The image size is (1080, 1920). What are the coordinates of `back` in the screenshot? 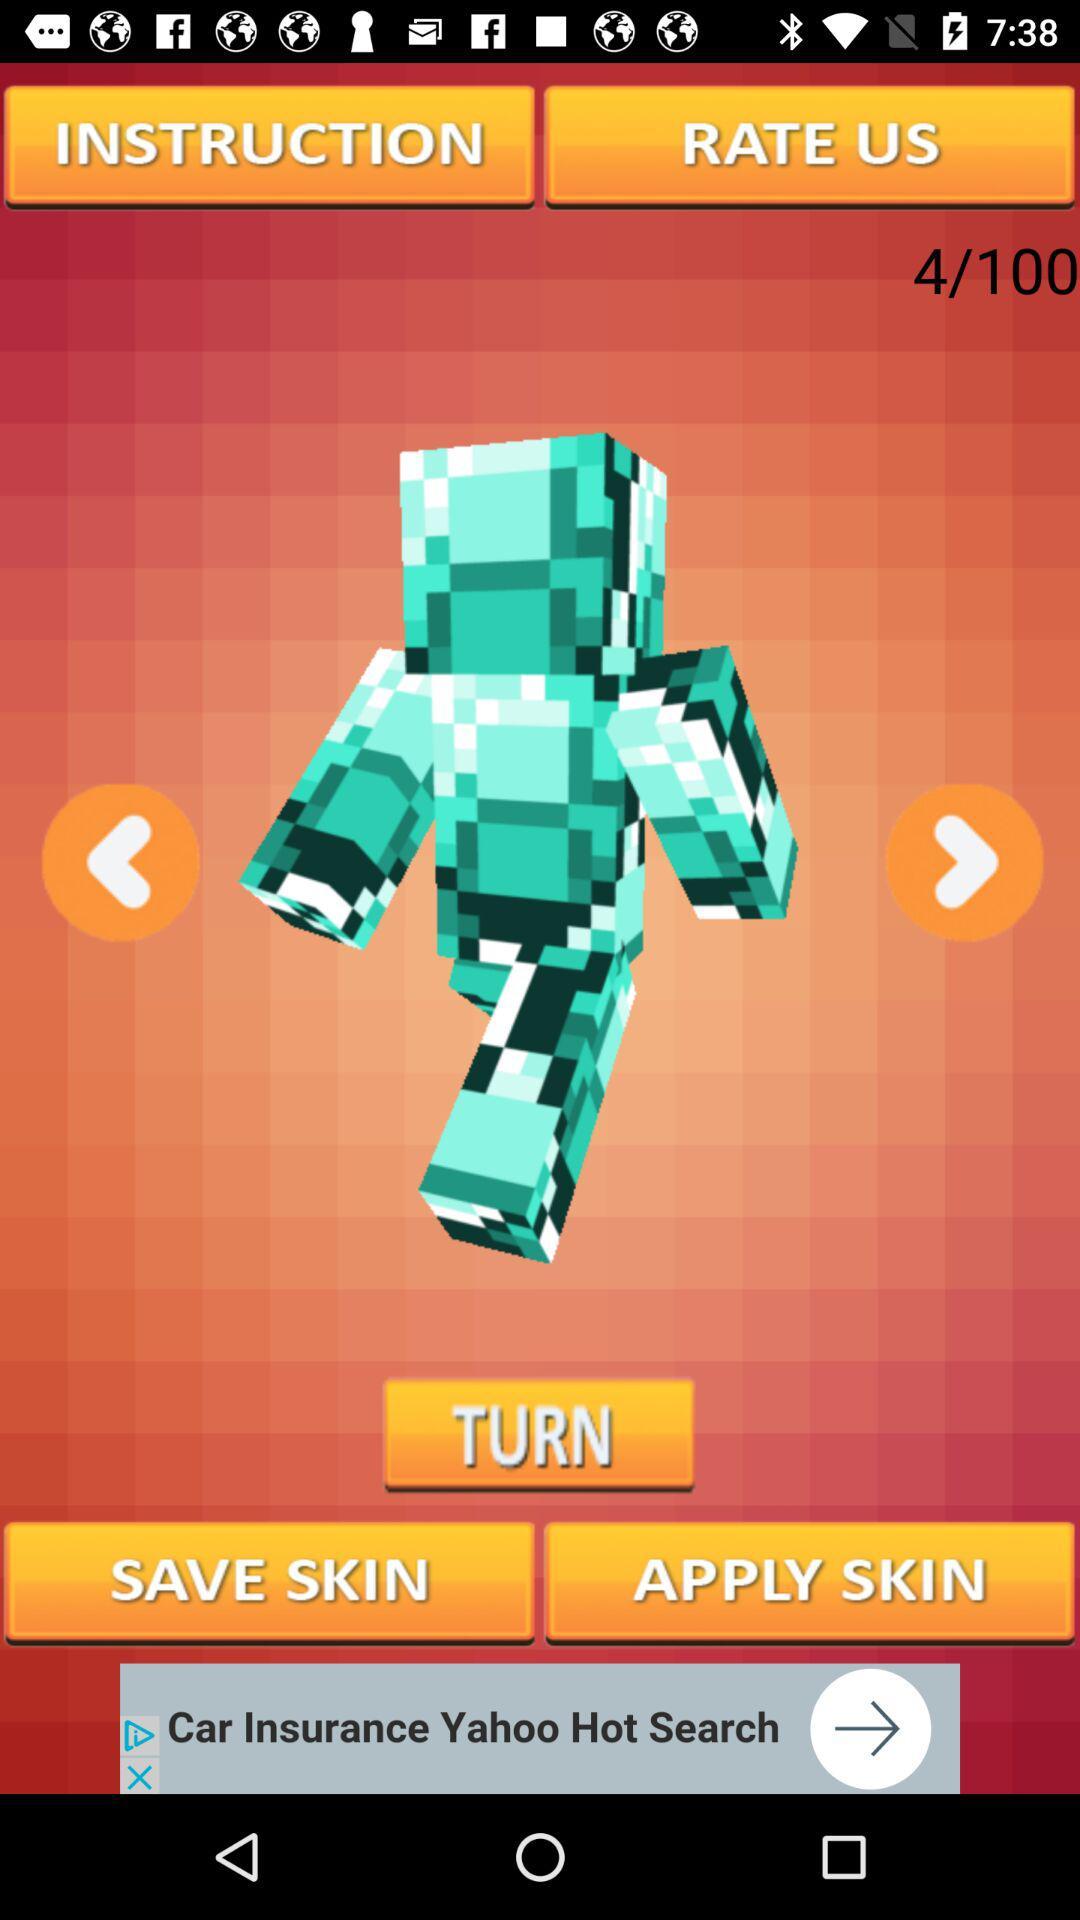 It's located at (118, 862).